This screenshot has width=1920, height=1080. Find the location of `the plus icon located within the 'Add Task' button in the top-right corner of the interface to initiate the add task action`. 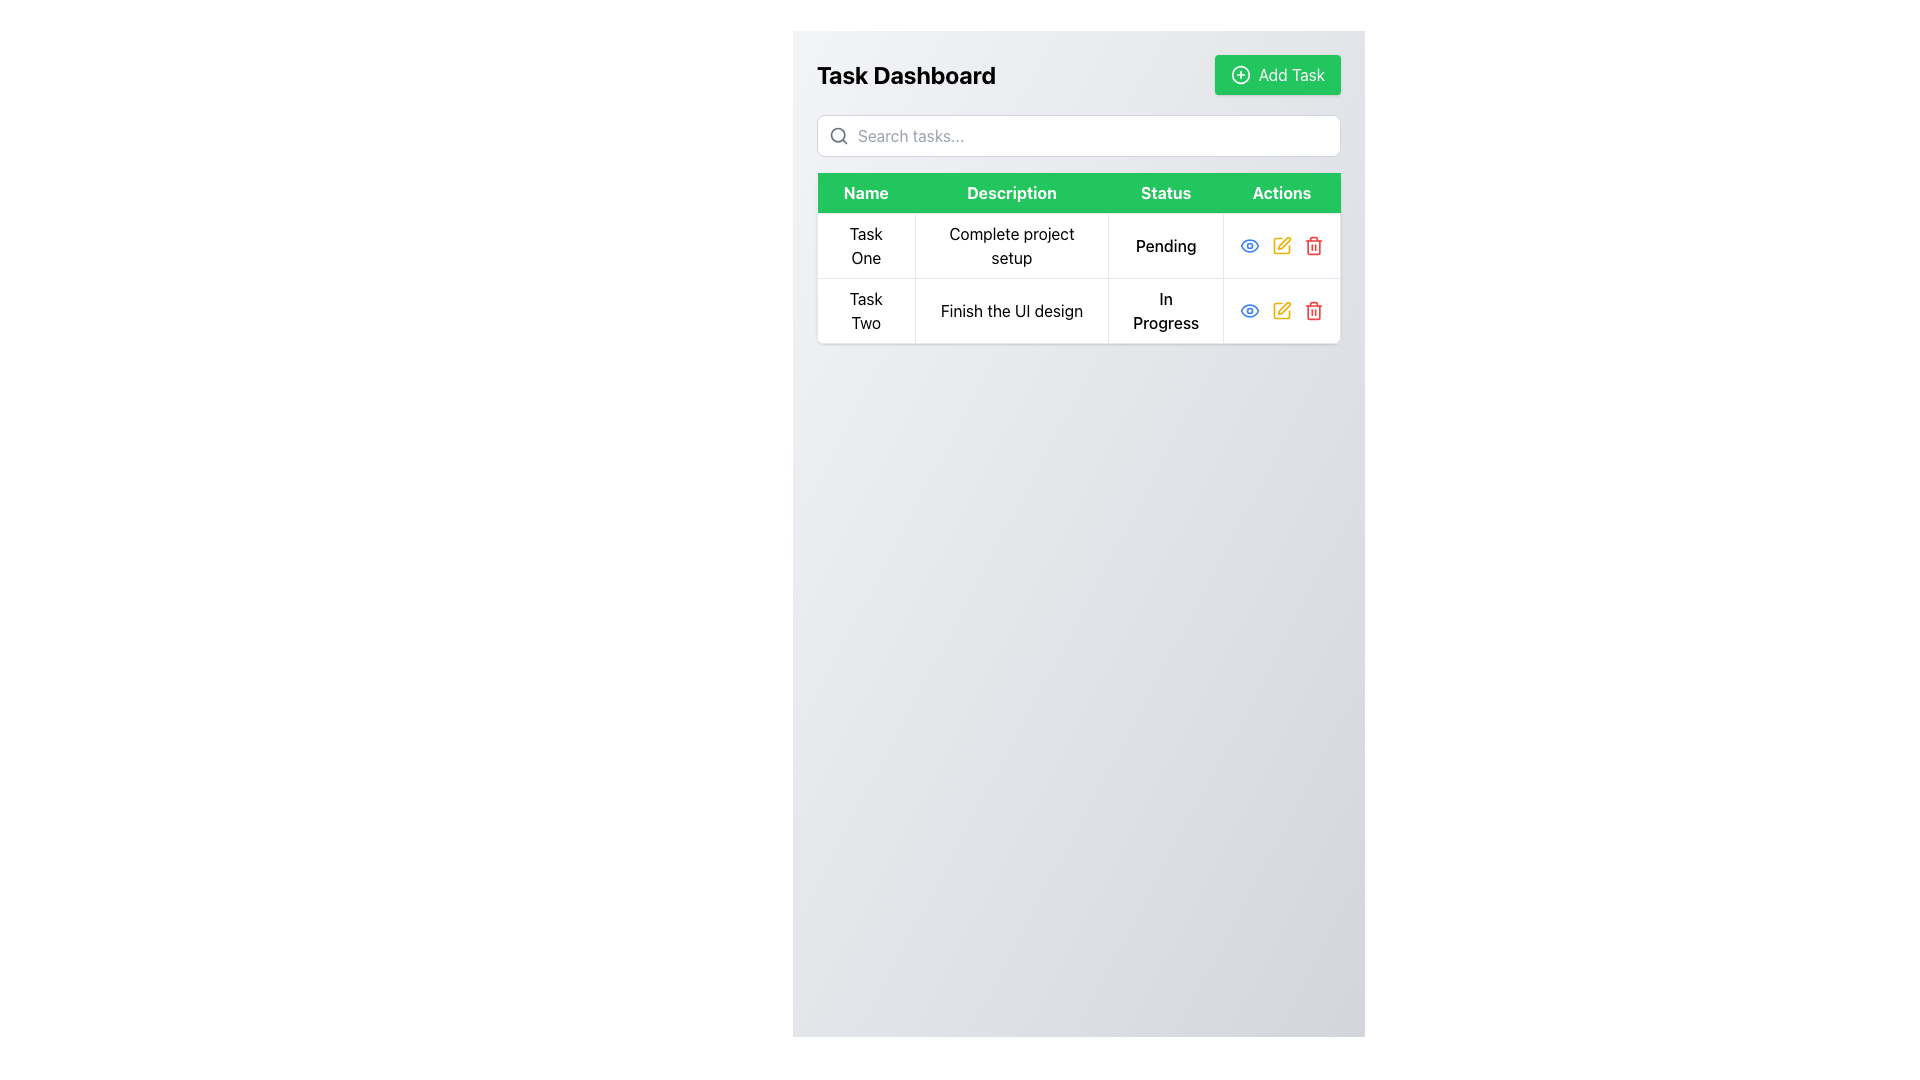

the plus icon located within the 'Add Task' button in the top-right corner of the interface to initiate the add task action is located at coordinates (1238, 73).